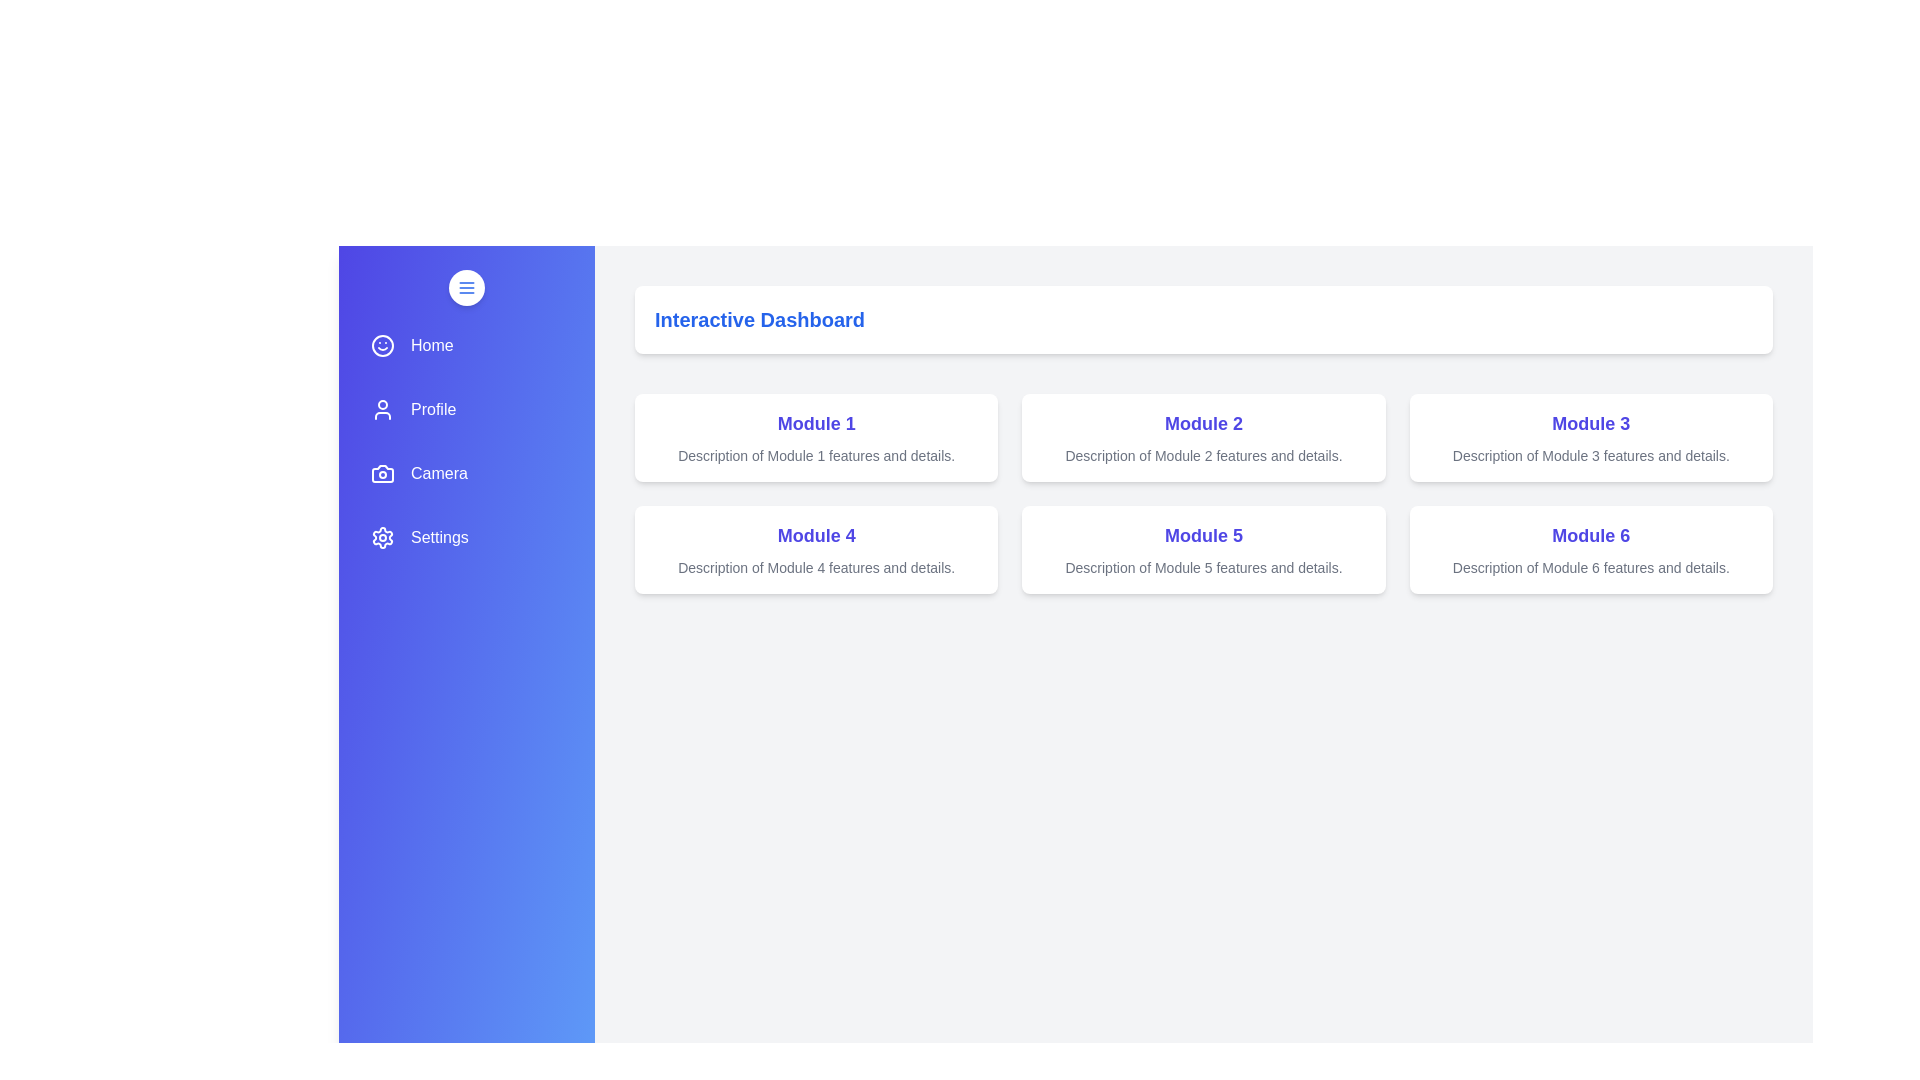 This screenshot has width=1920, height=1080. I want to click on the text label that displays 'Module 1' in large, bold purple font, located at the top left of the grid layout within a white card interface, so click(816, 423).